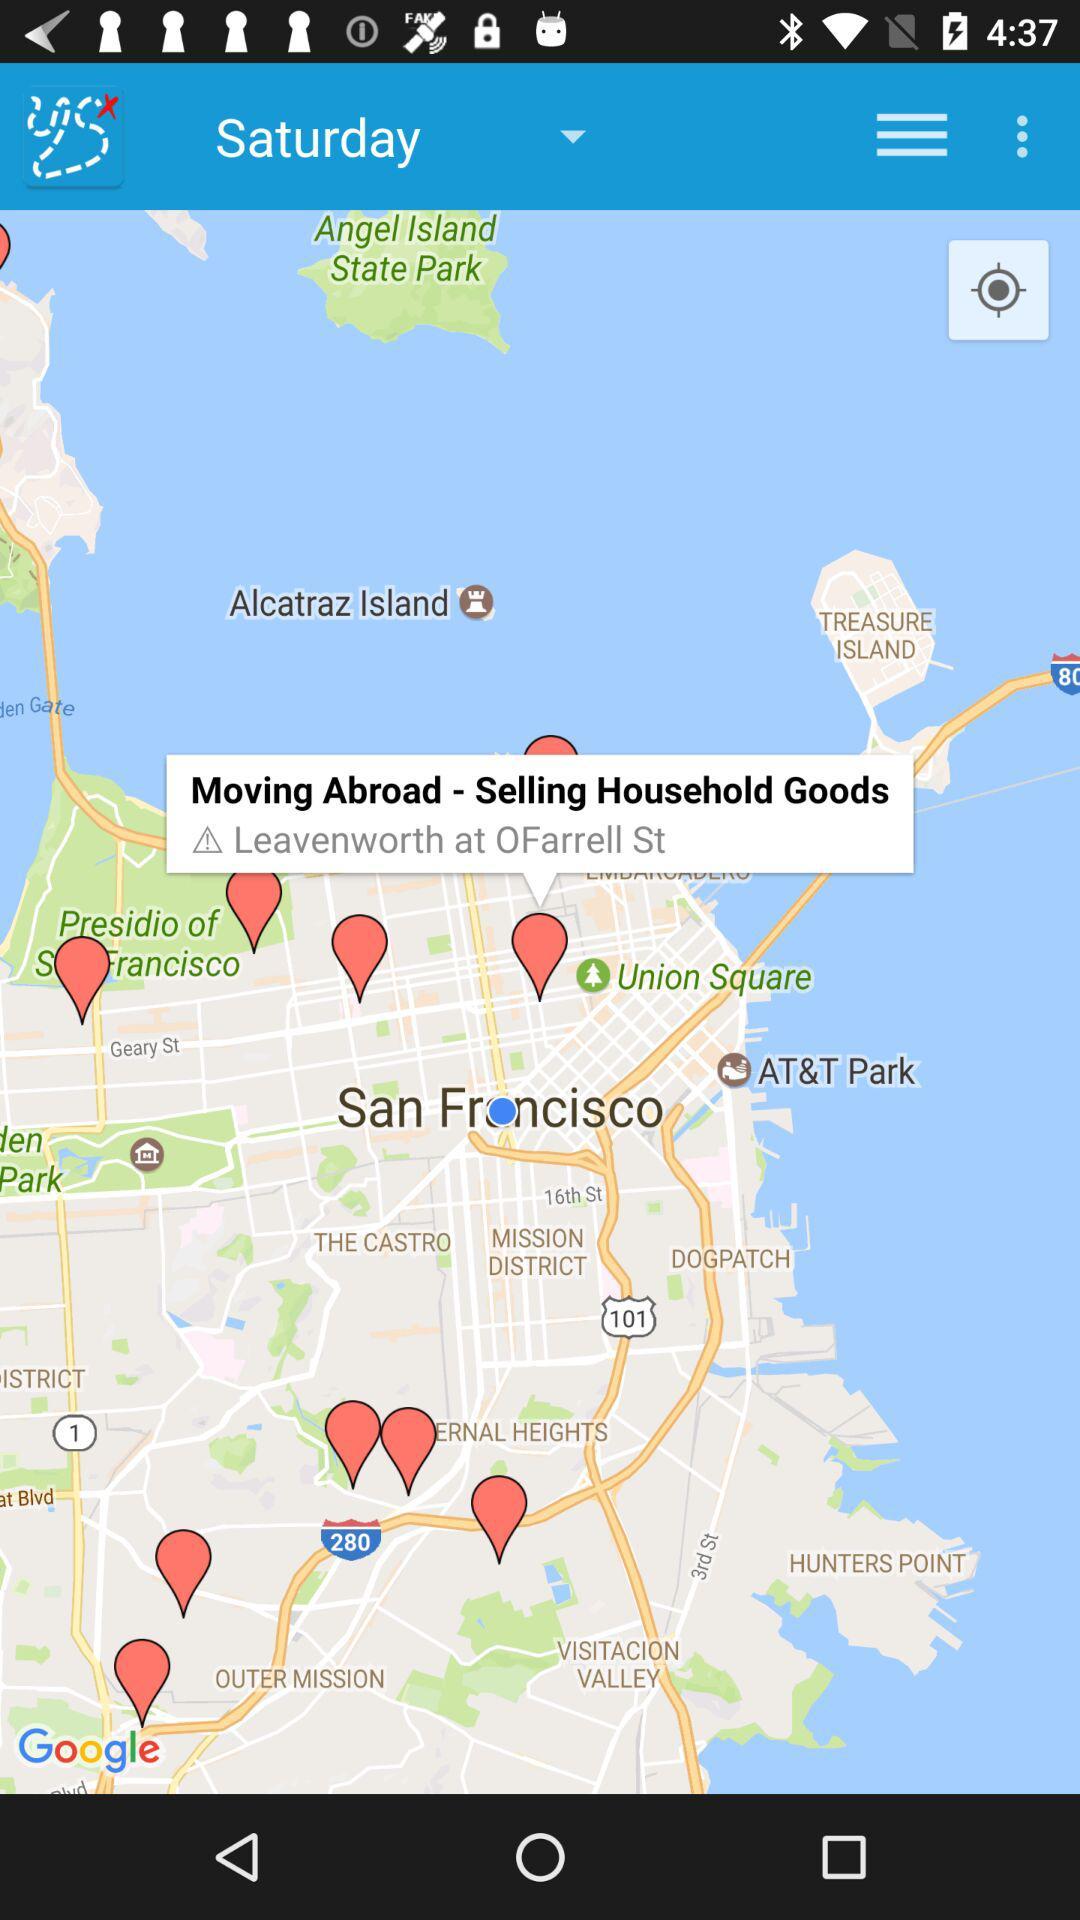 This screenshot has width=1080, height=1920. What do you see at coordinates (72, 135) in the screenshot?
I see `back to menu` at bounding box center [72, 135].